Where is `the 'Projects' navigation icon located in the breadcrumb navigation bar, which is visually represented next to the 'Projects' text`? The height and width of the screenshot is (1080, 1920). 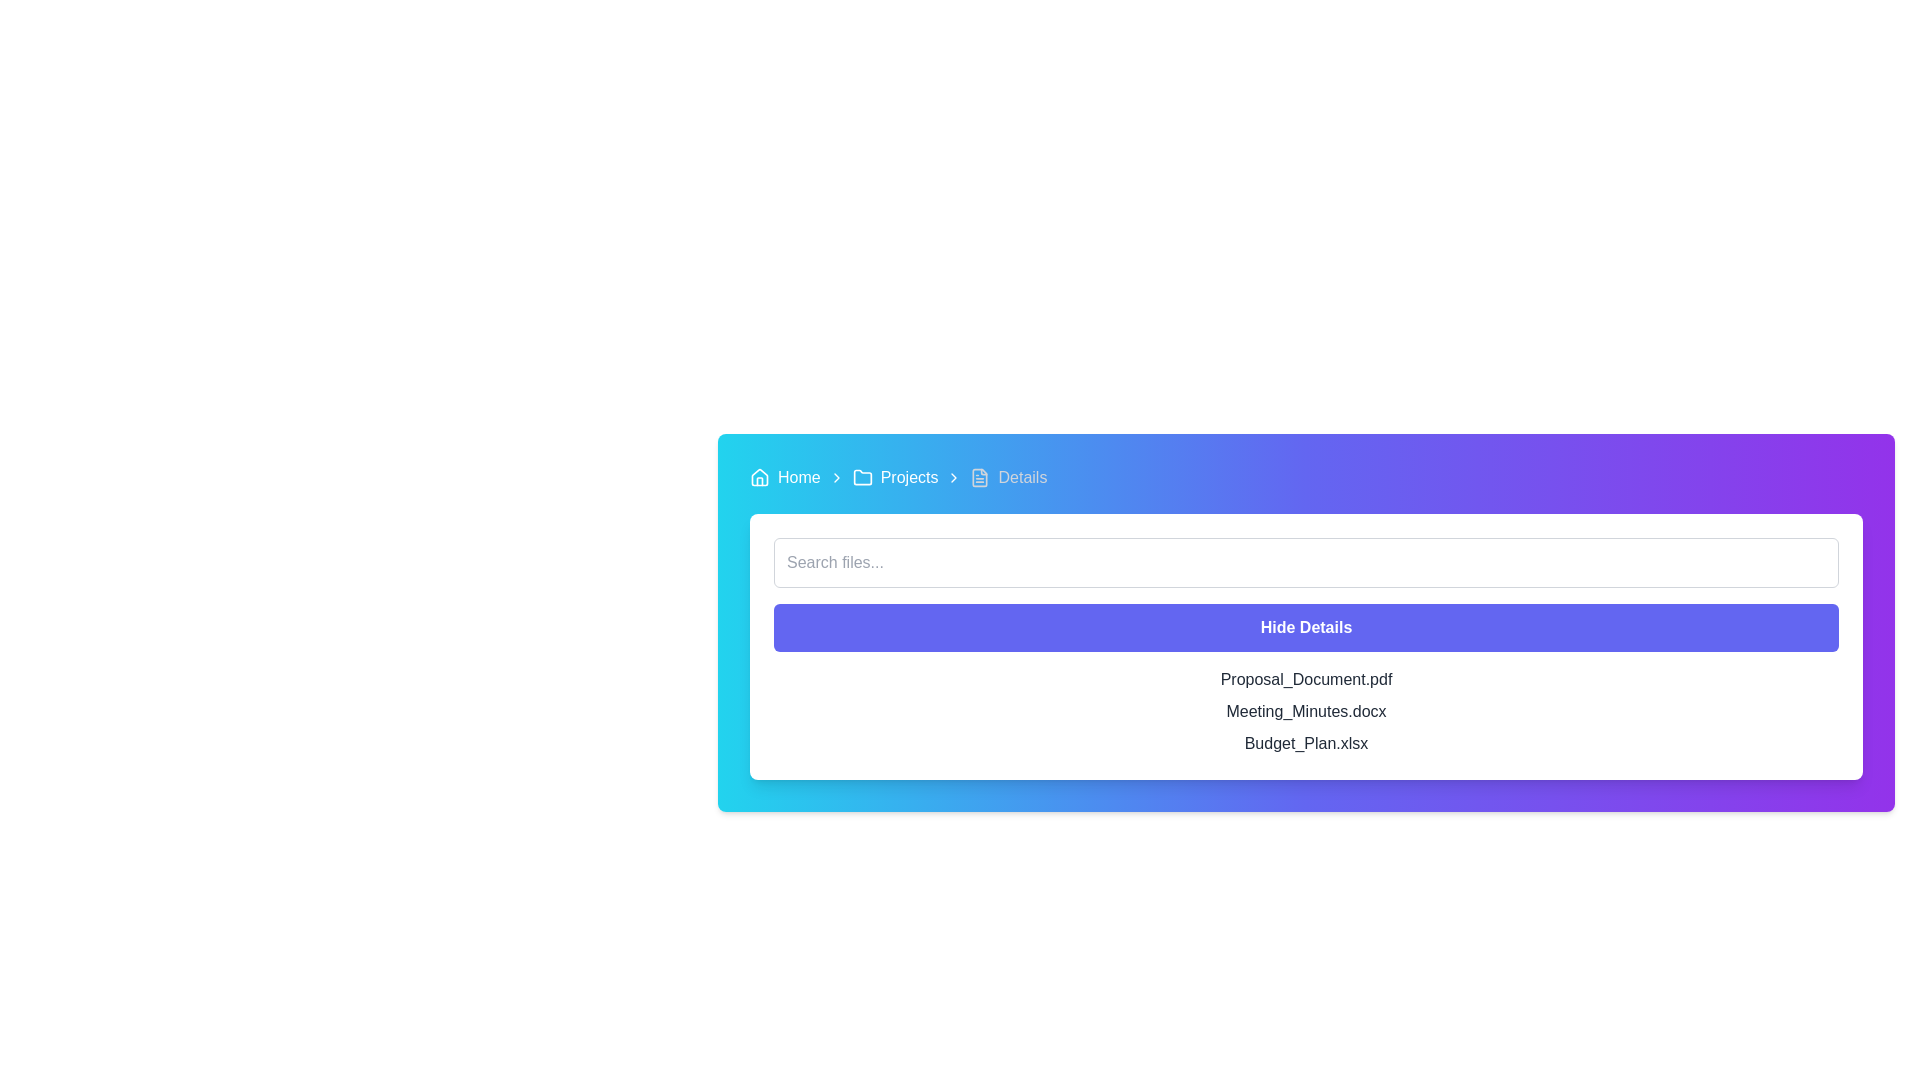 the 'Projects' navigation icon located in the breadcrumb navigation bar, which is visually represented next to the 'Projects' text is located at coordinates (862, 478).